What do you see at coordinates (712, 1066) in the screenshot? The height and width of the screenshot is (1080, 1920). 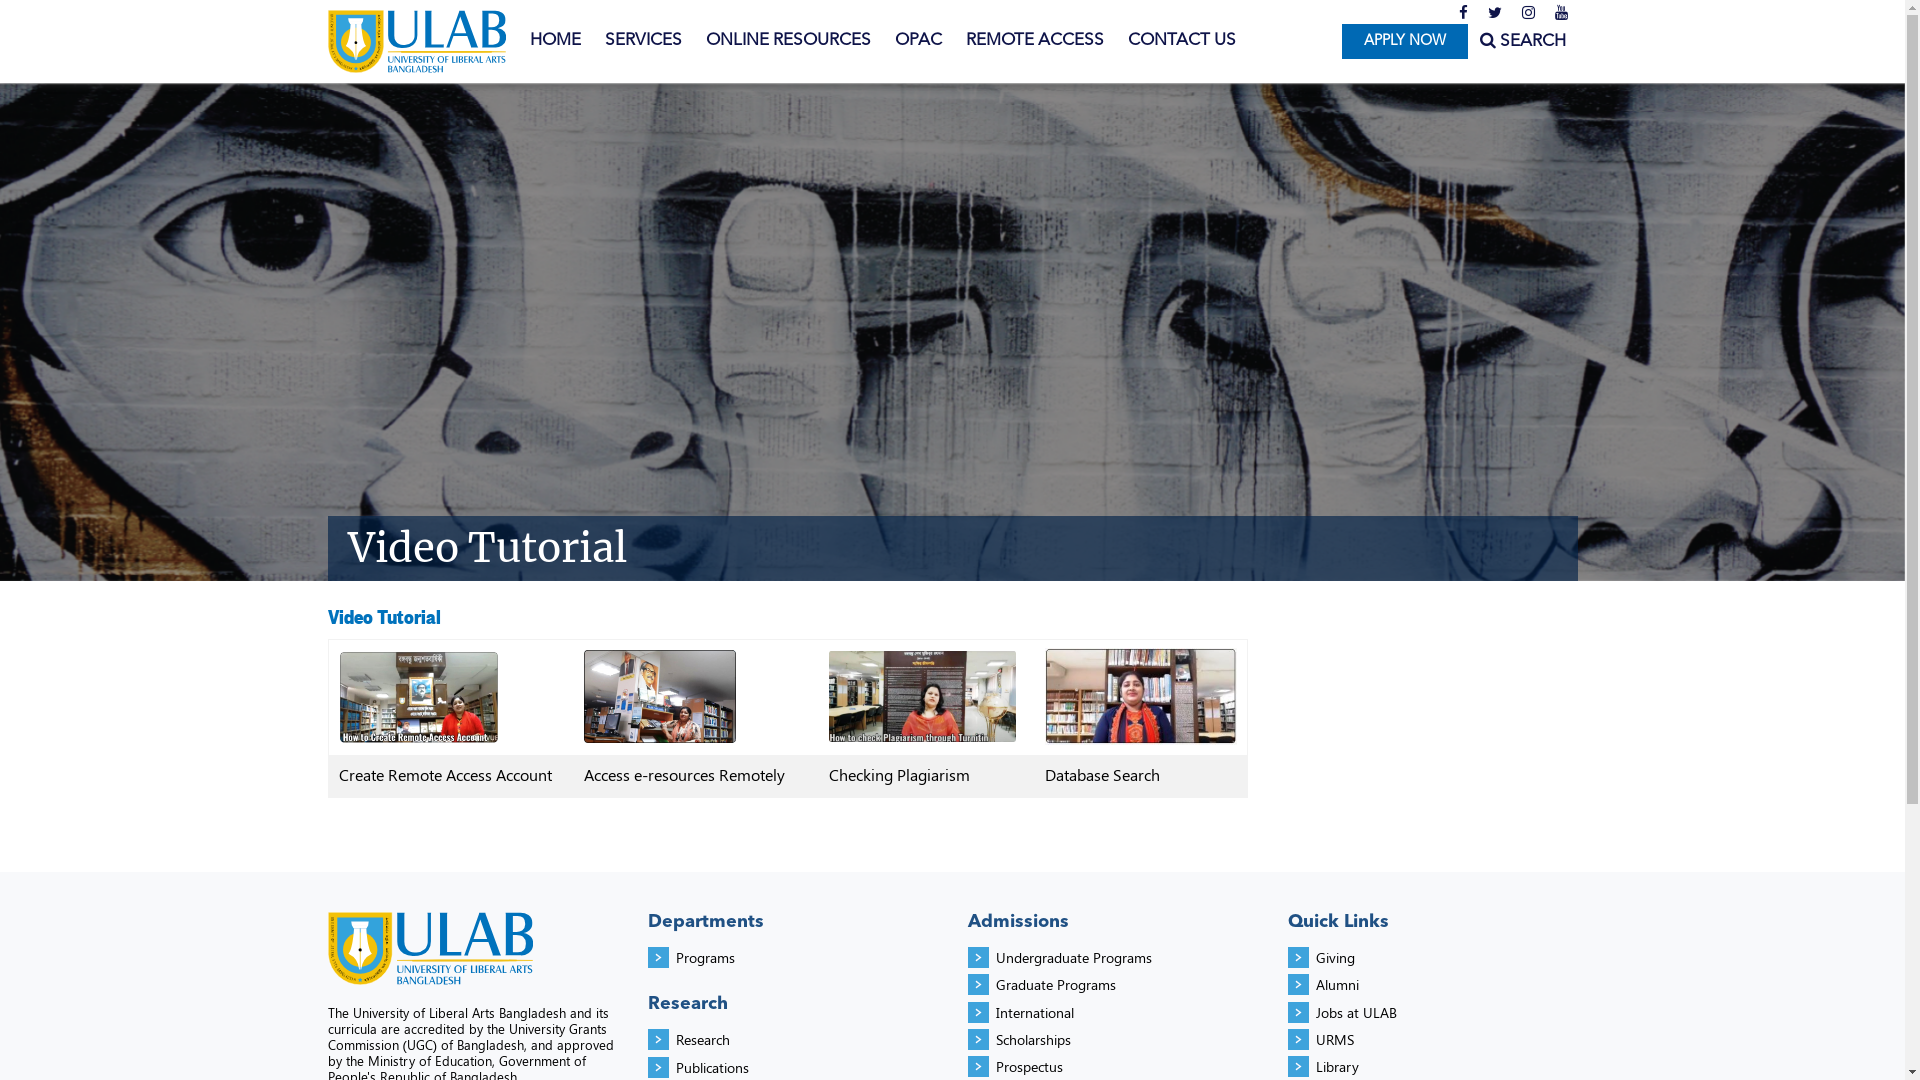 I see `'Publications'` at bounding box center [712, 1066].